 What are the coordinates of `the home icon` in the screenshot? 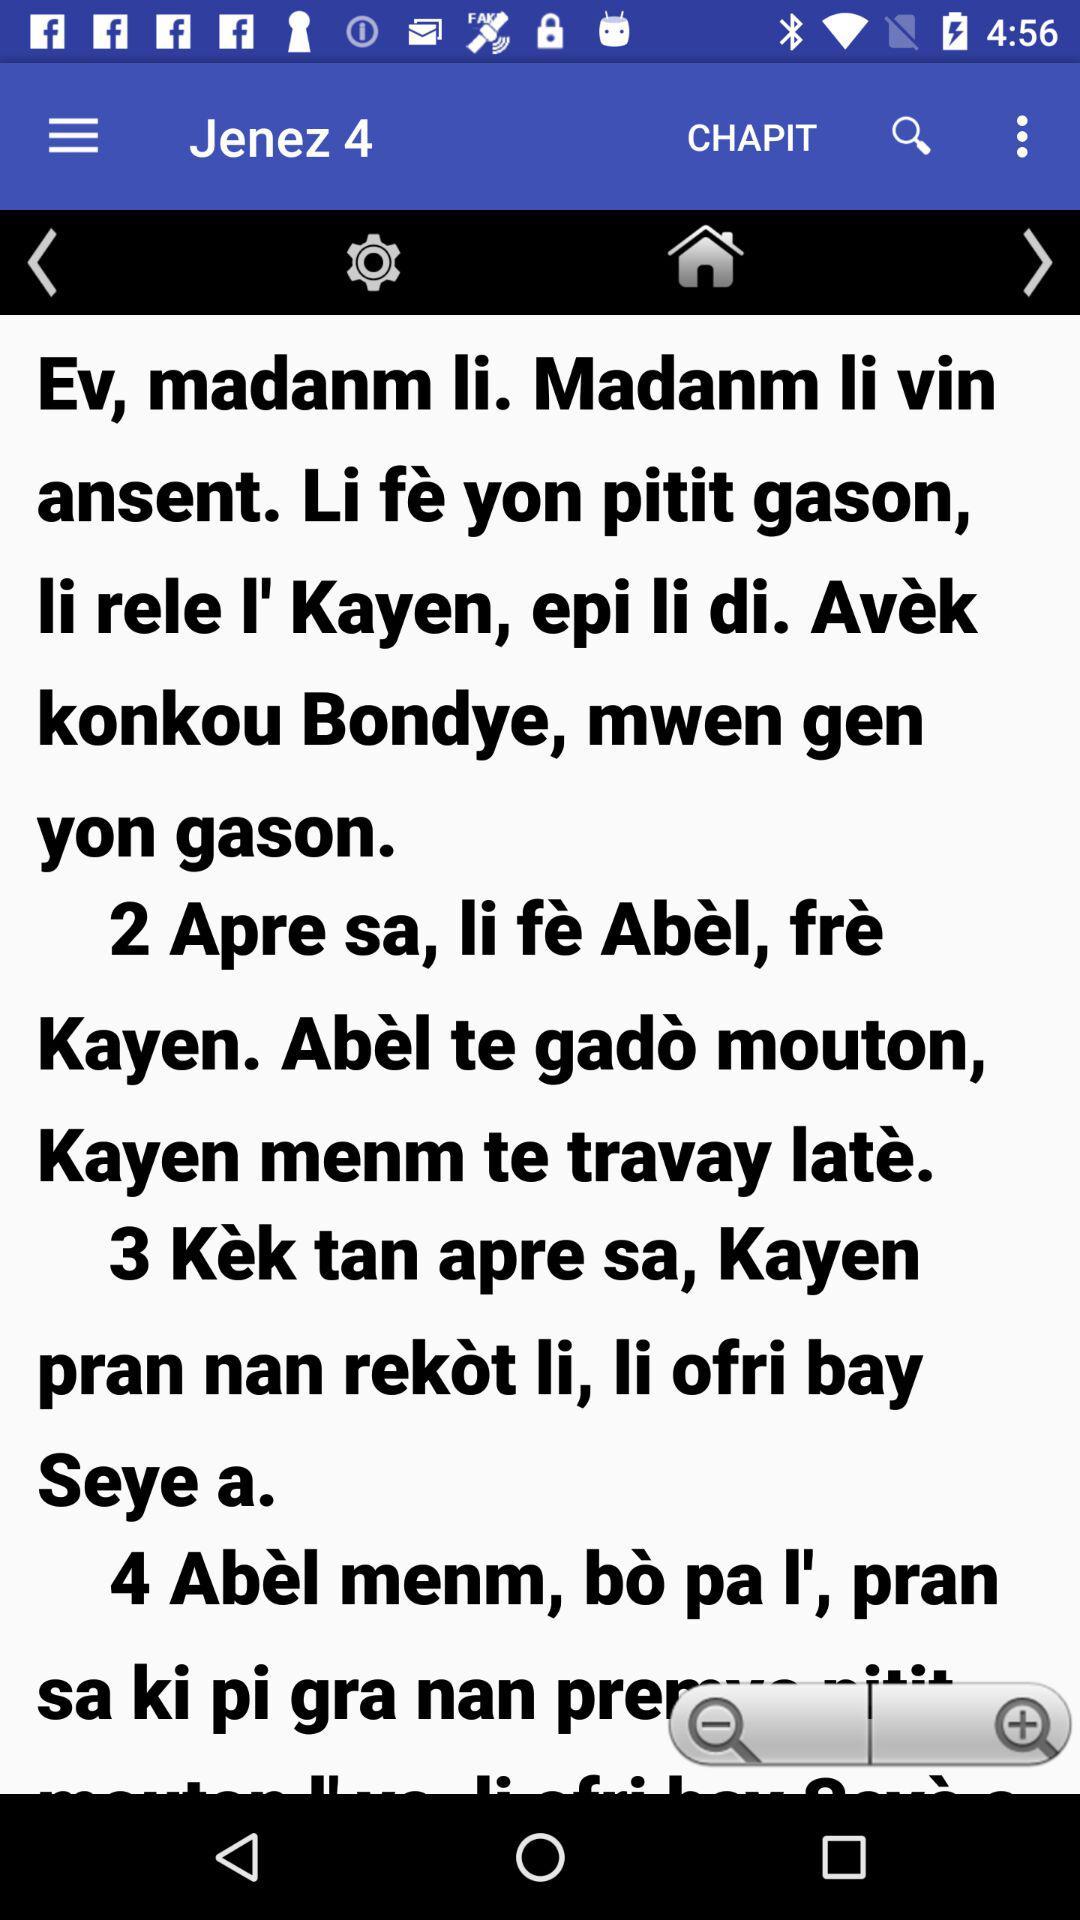 It's located at (704, 251).